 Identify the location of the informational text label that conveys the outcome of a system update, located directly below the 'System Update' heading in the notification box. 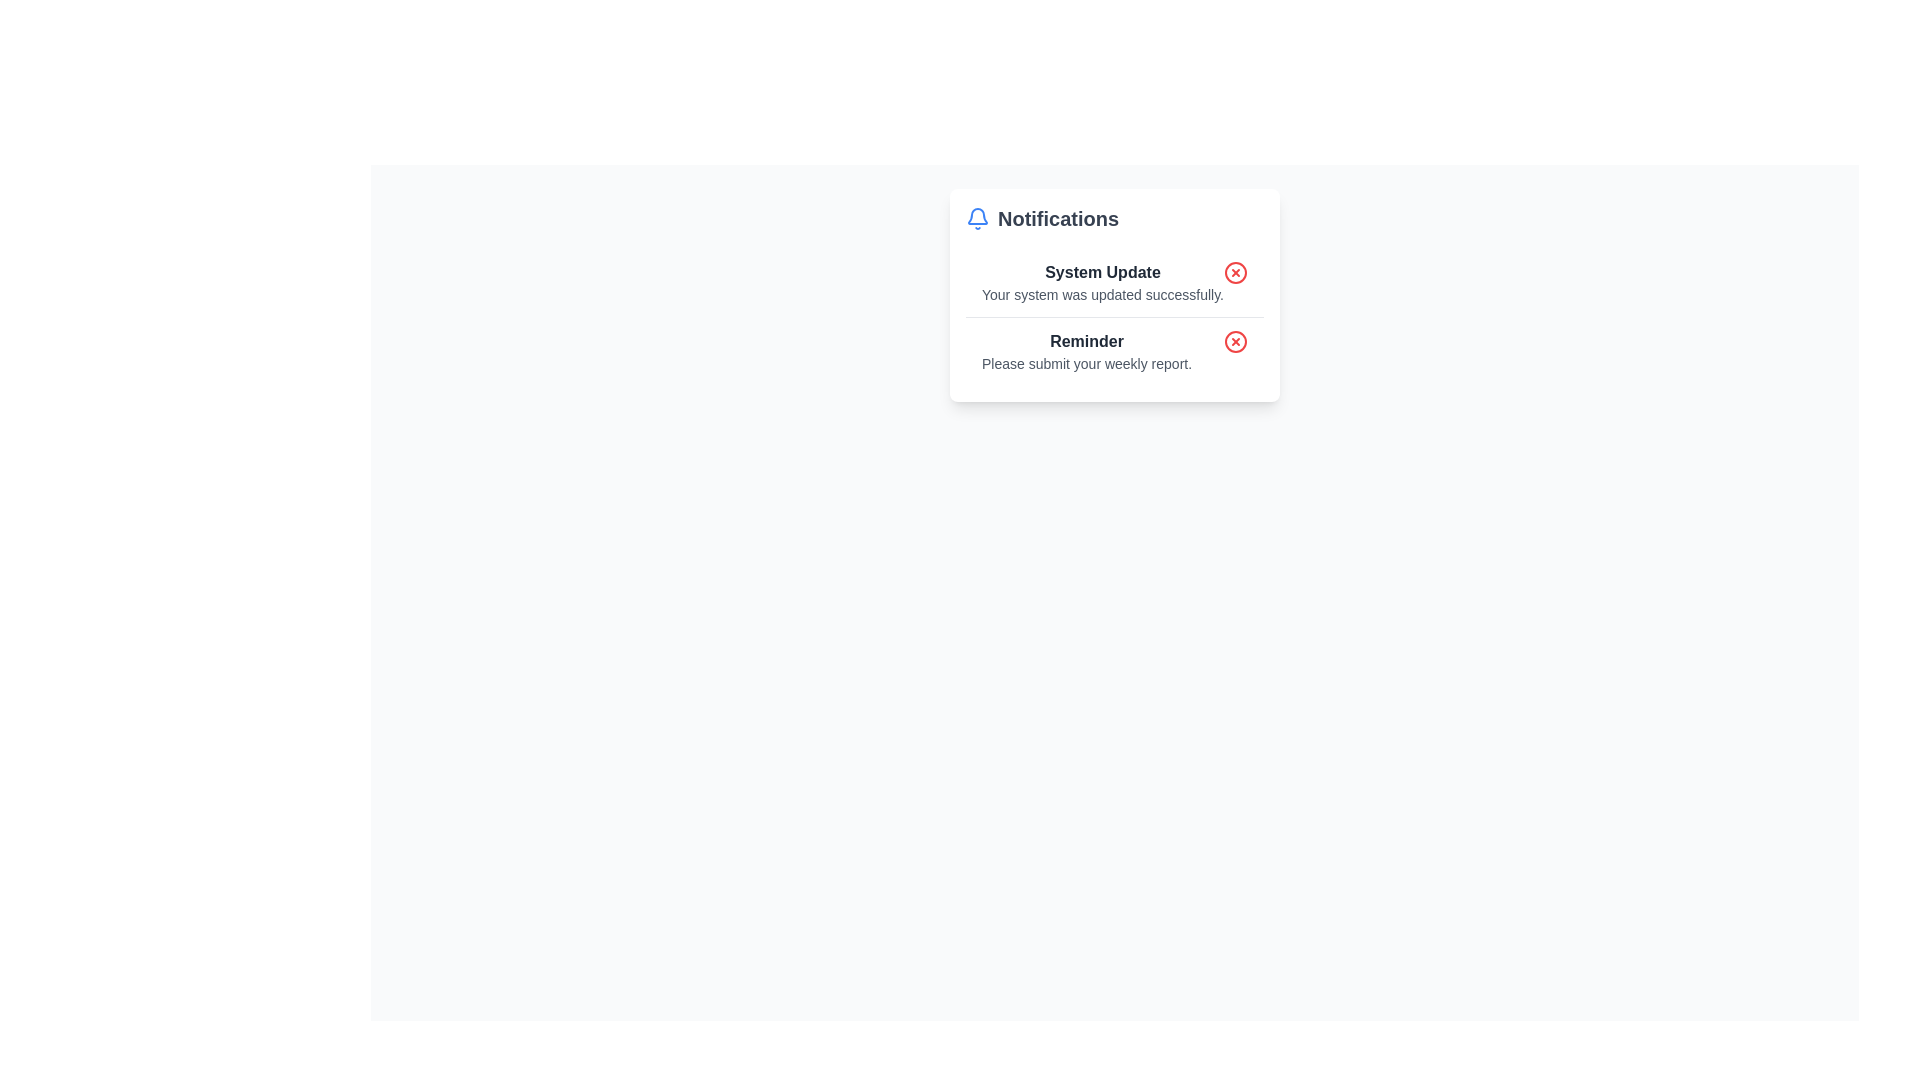
(1102, 294).